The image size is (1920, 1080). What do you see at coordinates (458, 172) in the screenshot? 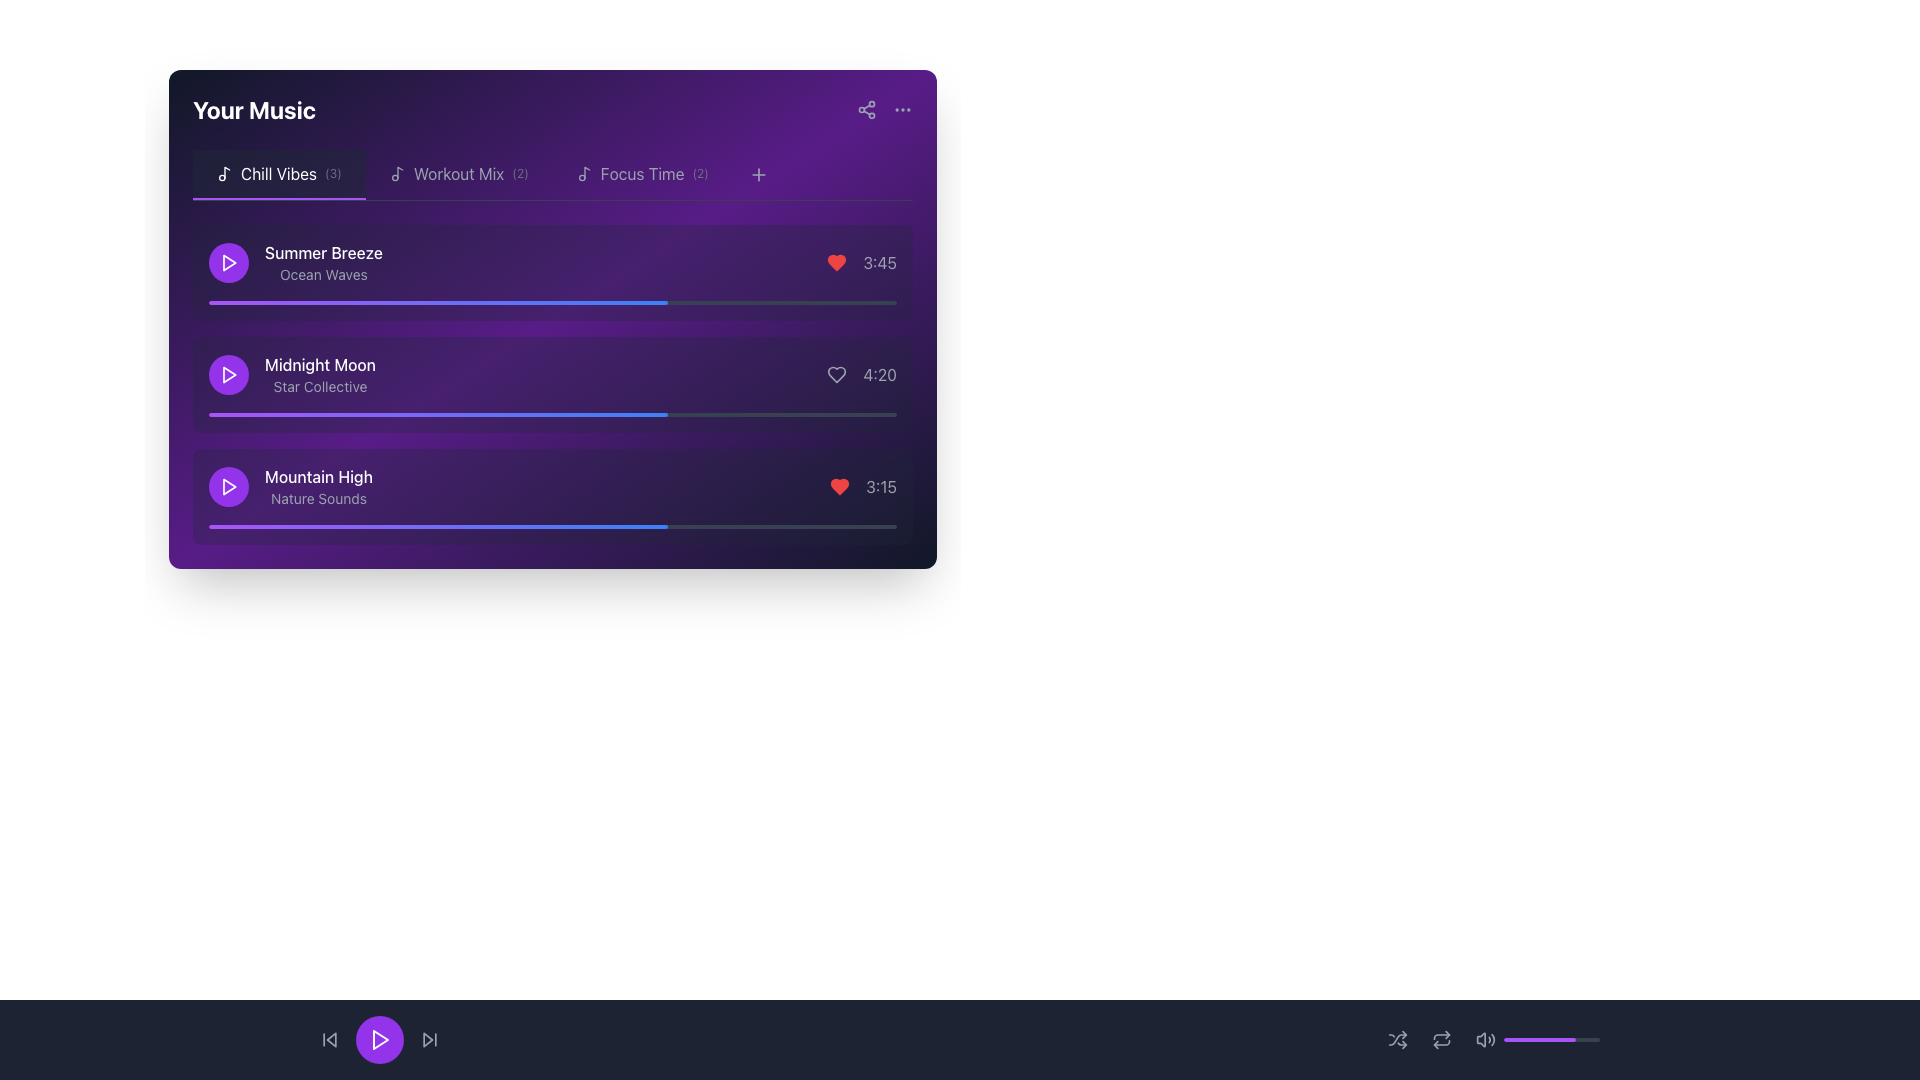
I see `the button labeled 'Workout Mix (2)' with a music icon` at bounding box center [458, 172].